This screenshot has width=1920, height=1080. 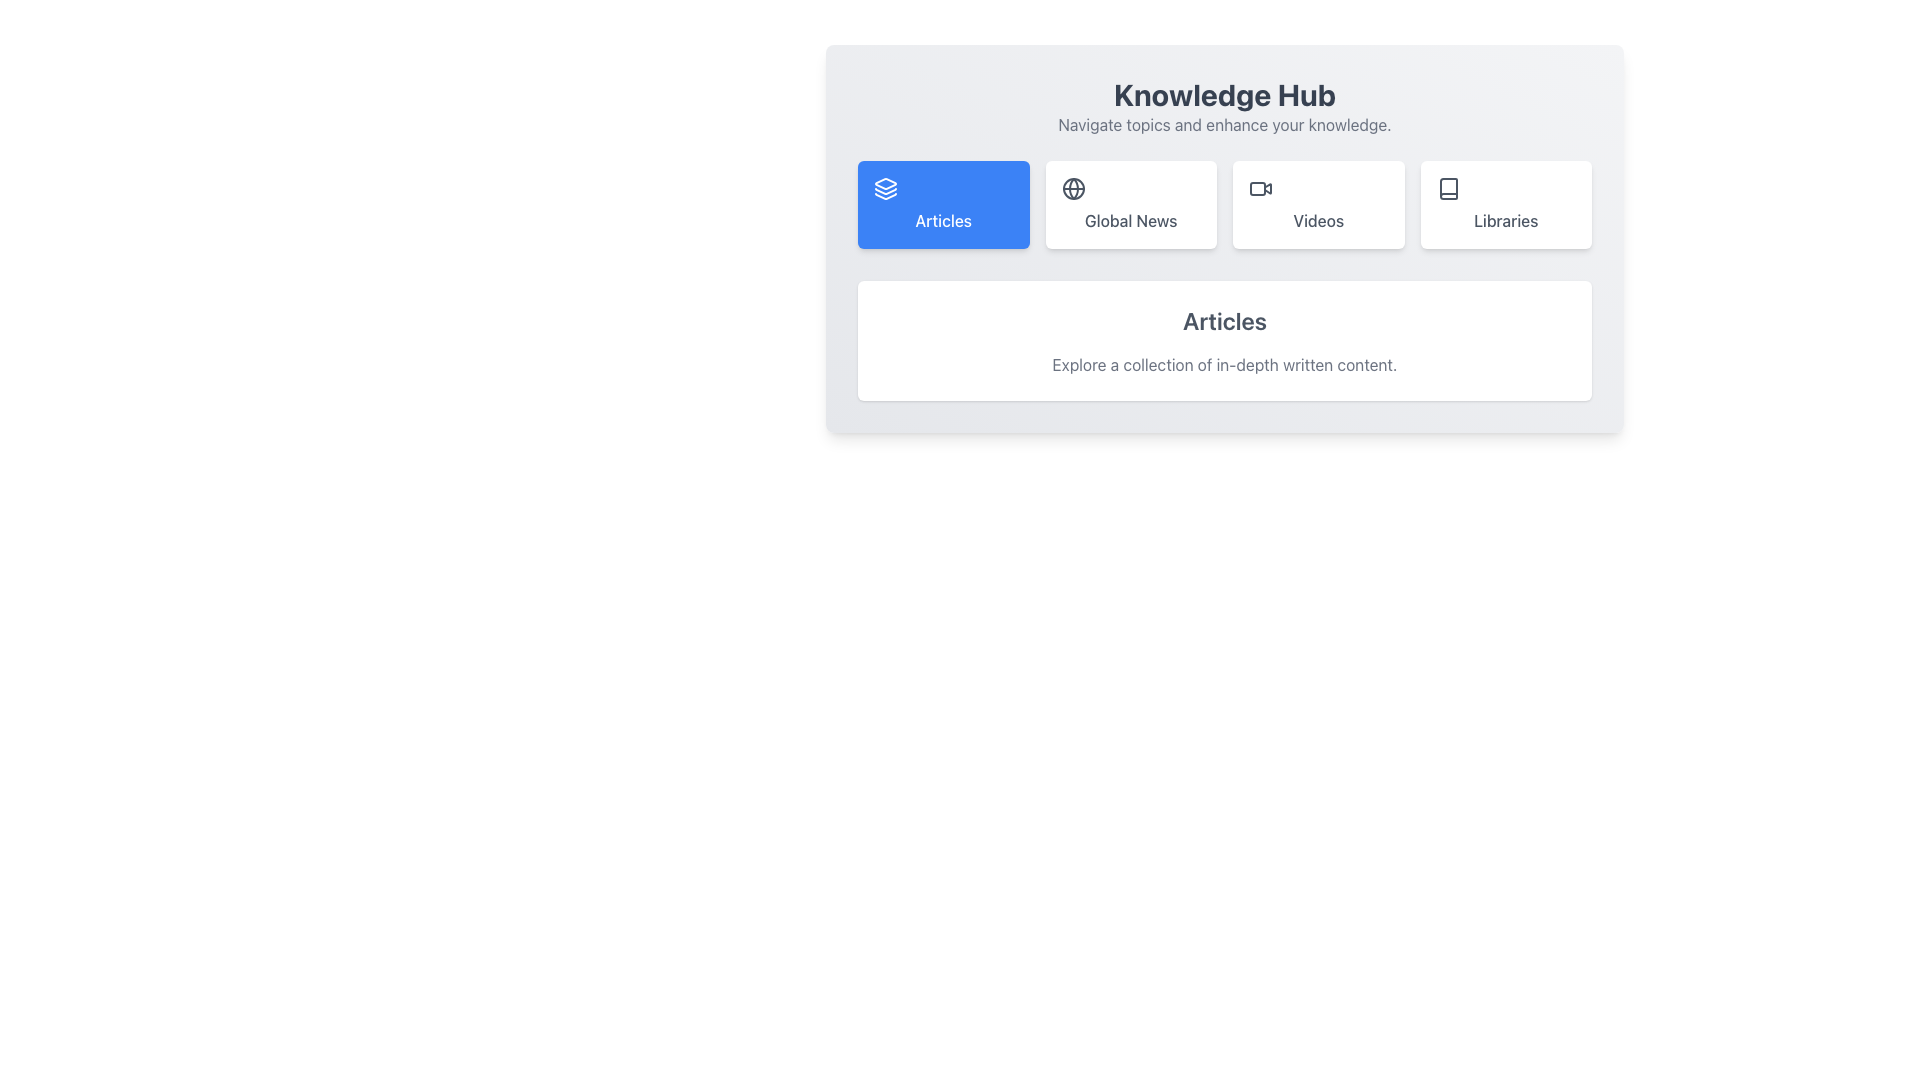 What do you see at coordinates (1318, 204) in the screenshot?
I see `the 'Videos' button, the third clickable button between 'Global News' and 'Libraries', to trigger a visual effect` at bounding box center [1318, 204].